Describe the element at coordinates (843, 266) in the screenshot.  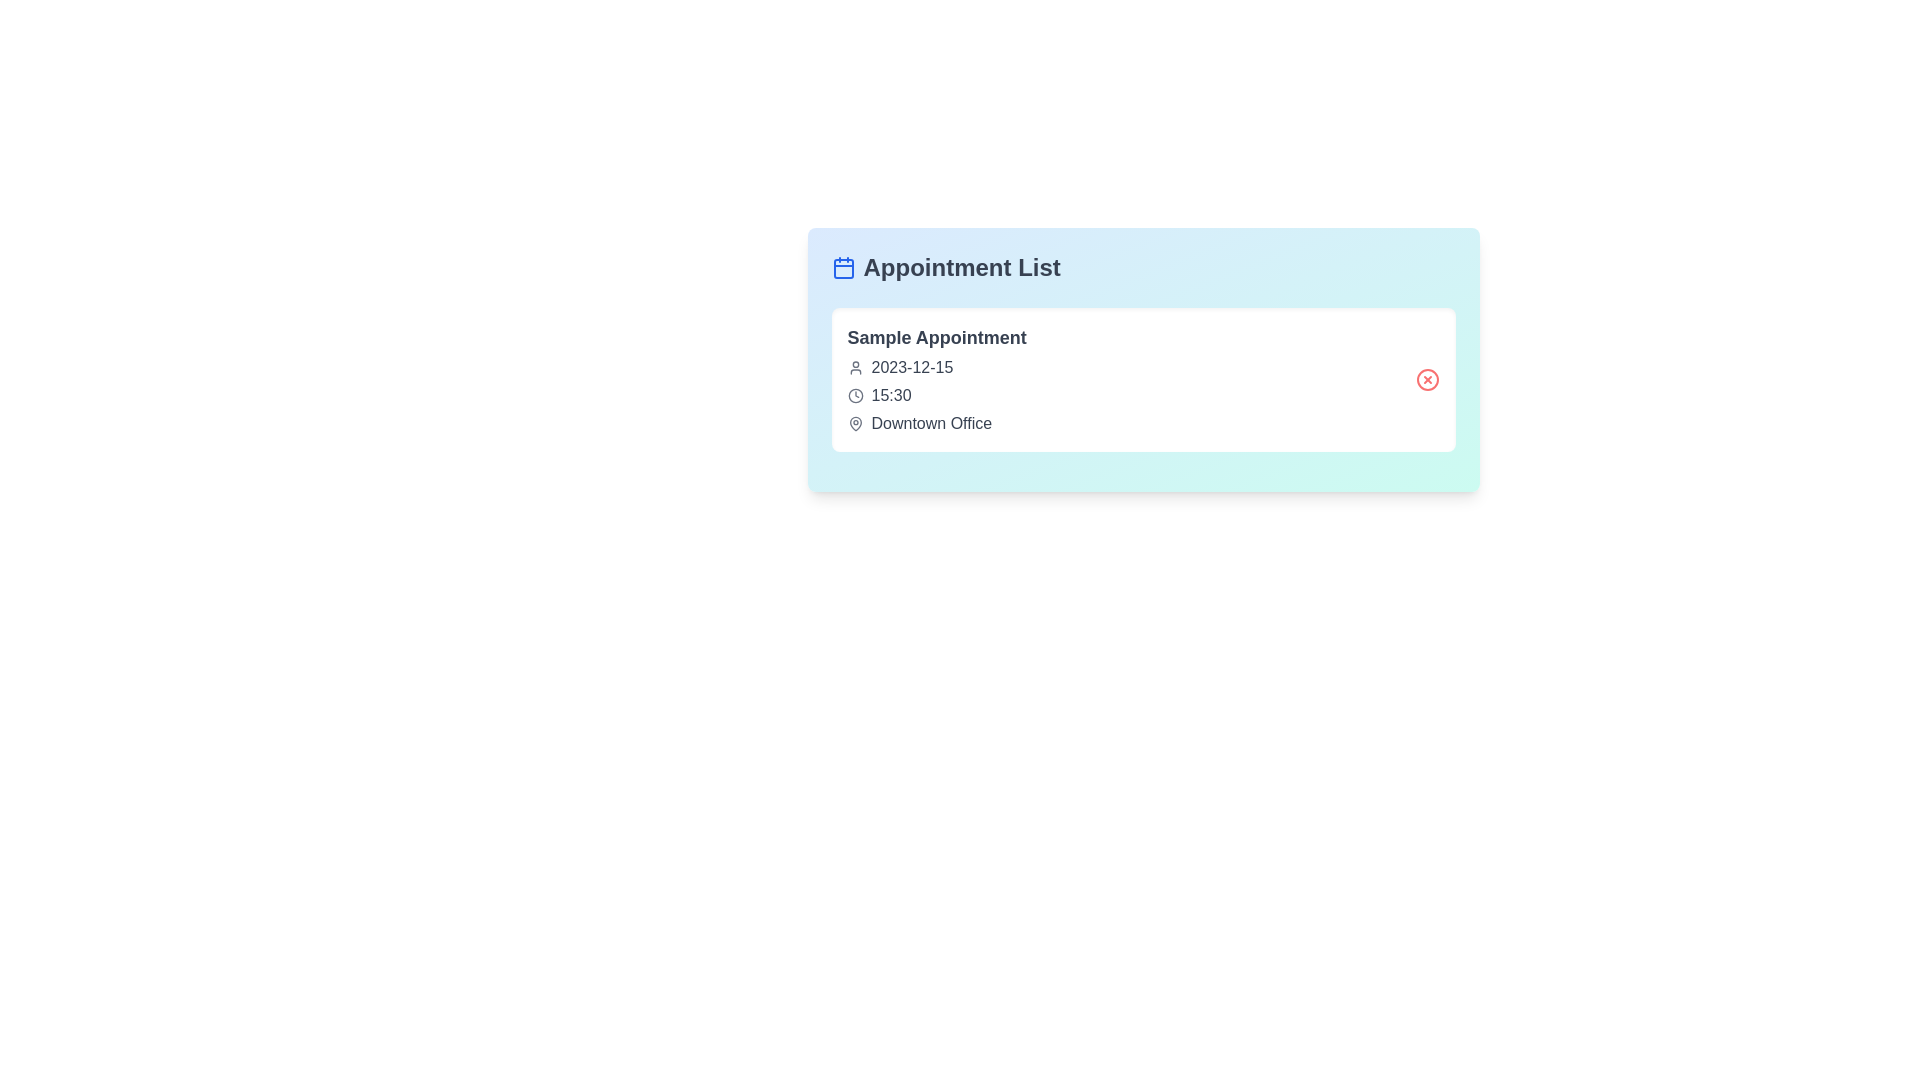
I see `the calendar icon with a blue outline, located at the far left of the header bar containing 'Appointment List'` at that location.